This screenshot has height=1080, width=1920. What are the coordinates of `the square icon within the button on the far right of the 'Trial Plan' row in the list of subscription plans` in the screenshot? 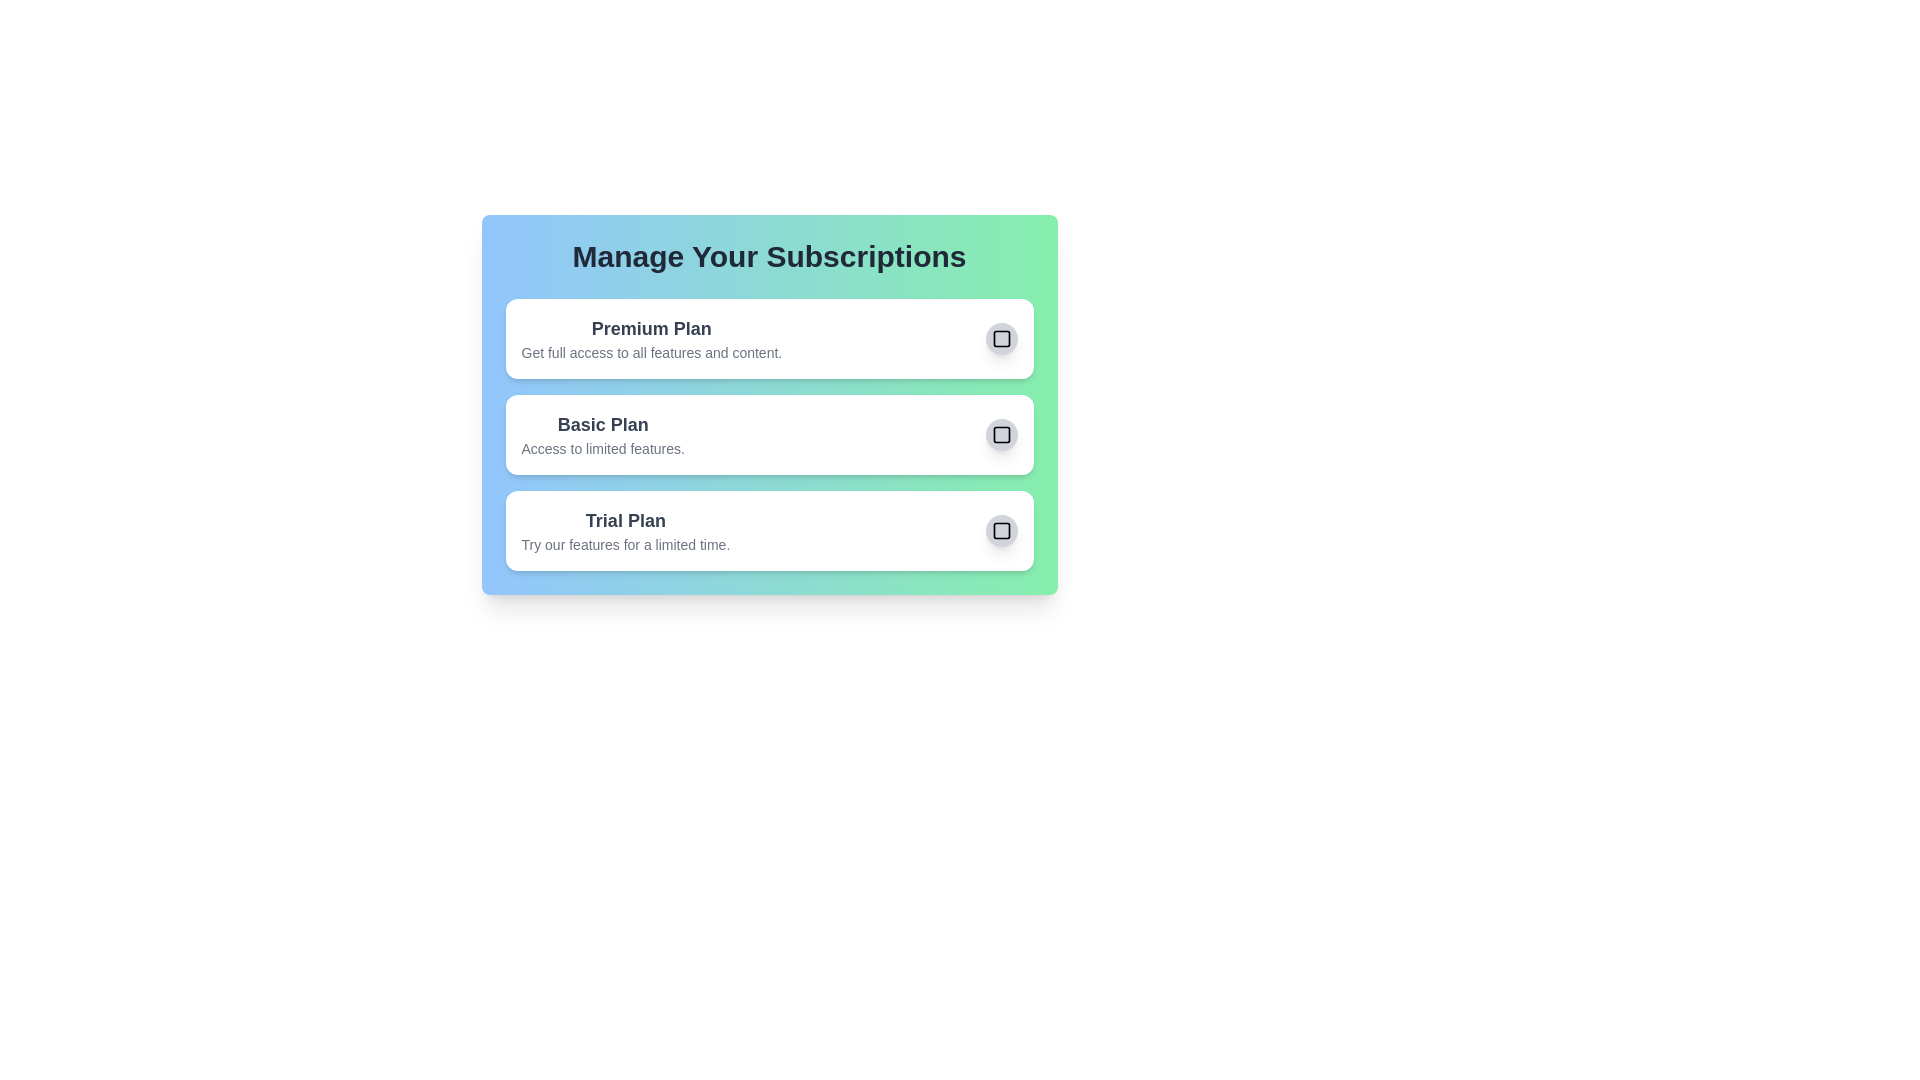 It's located at (1001, 530).